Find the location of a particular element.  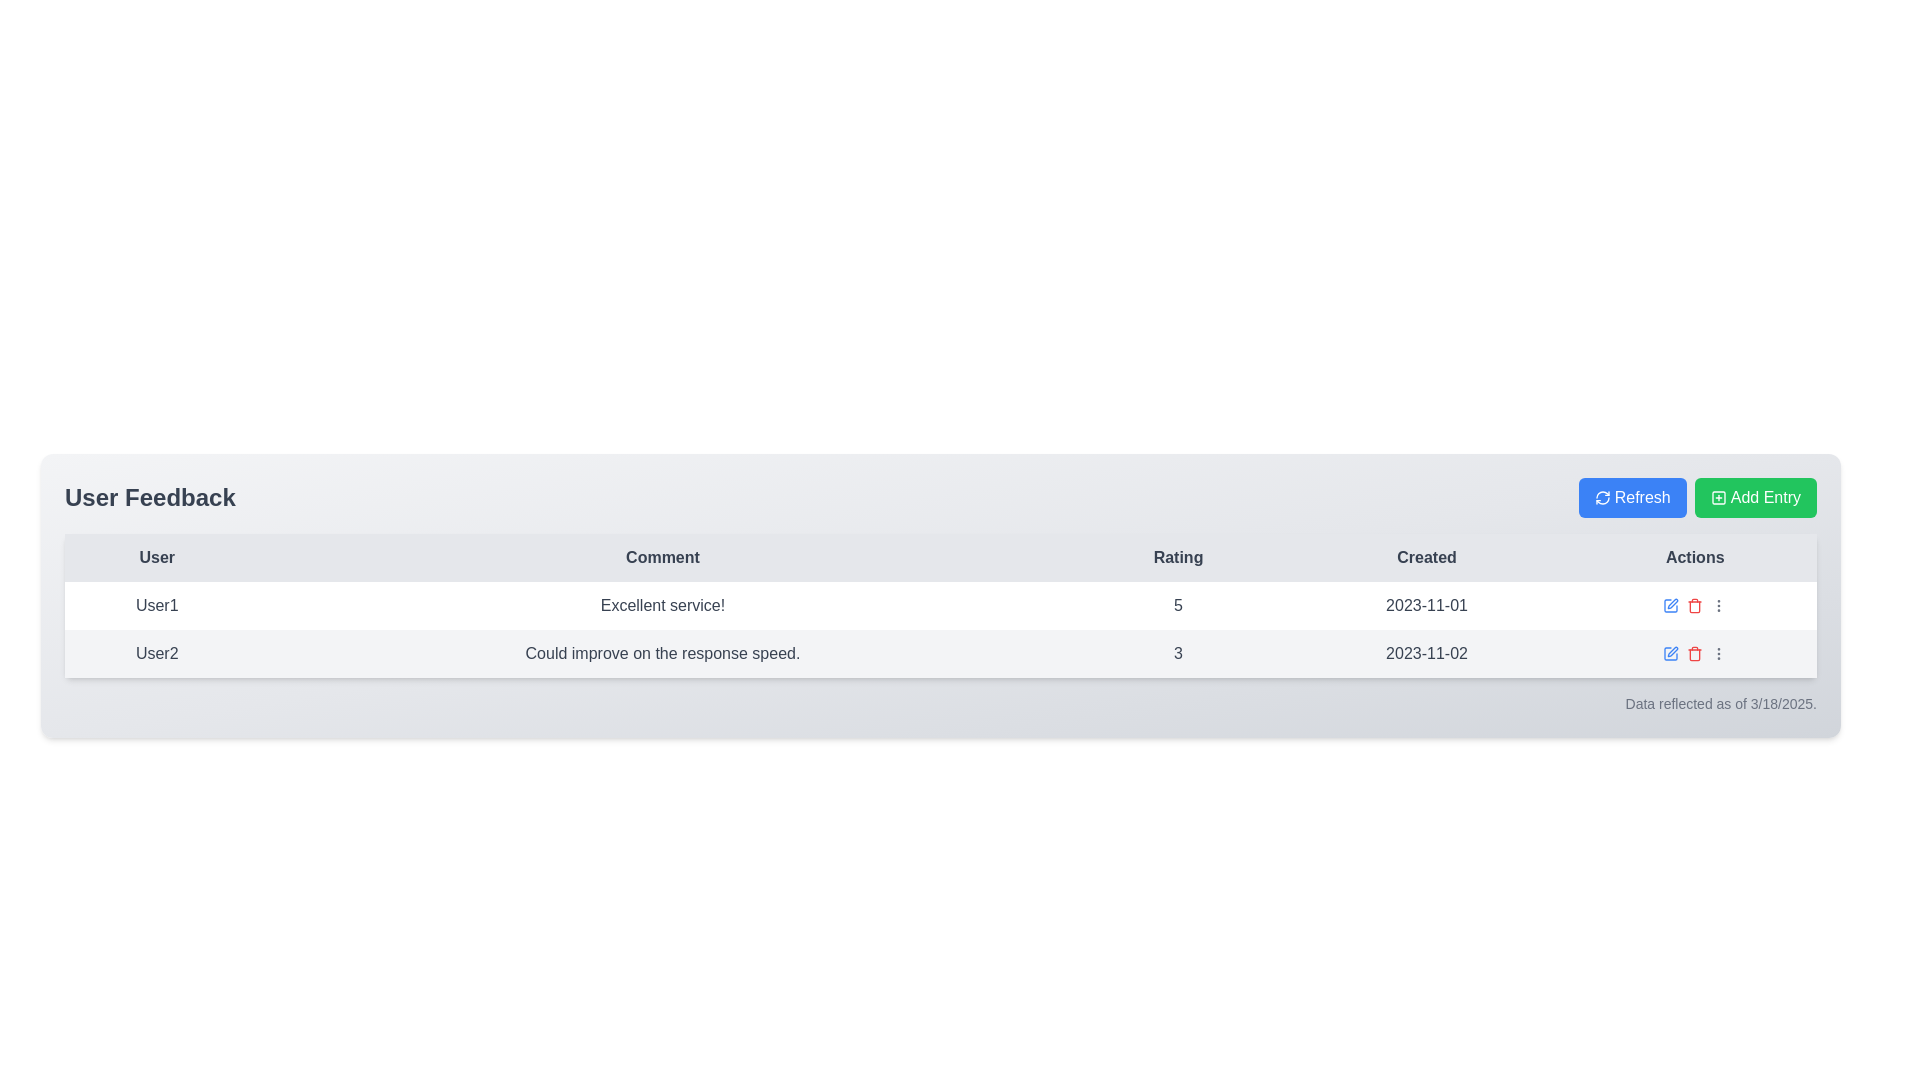

the red trash can icon button, which is the second action icon in the 'Actions' column of the table row is located at coordinates (1694, 604).